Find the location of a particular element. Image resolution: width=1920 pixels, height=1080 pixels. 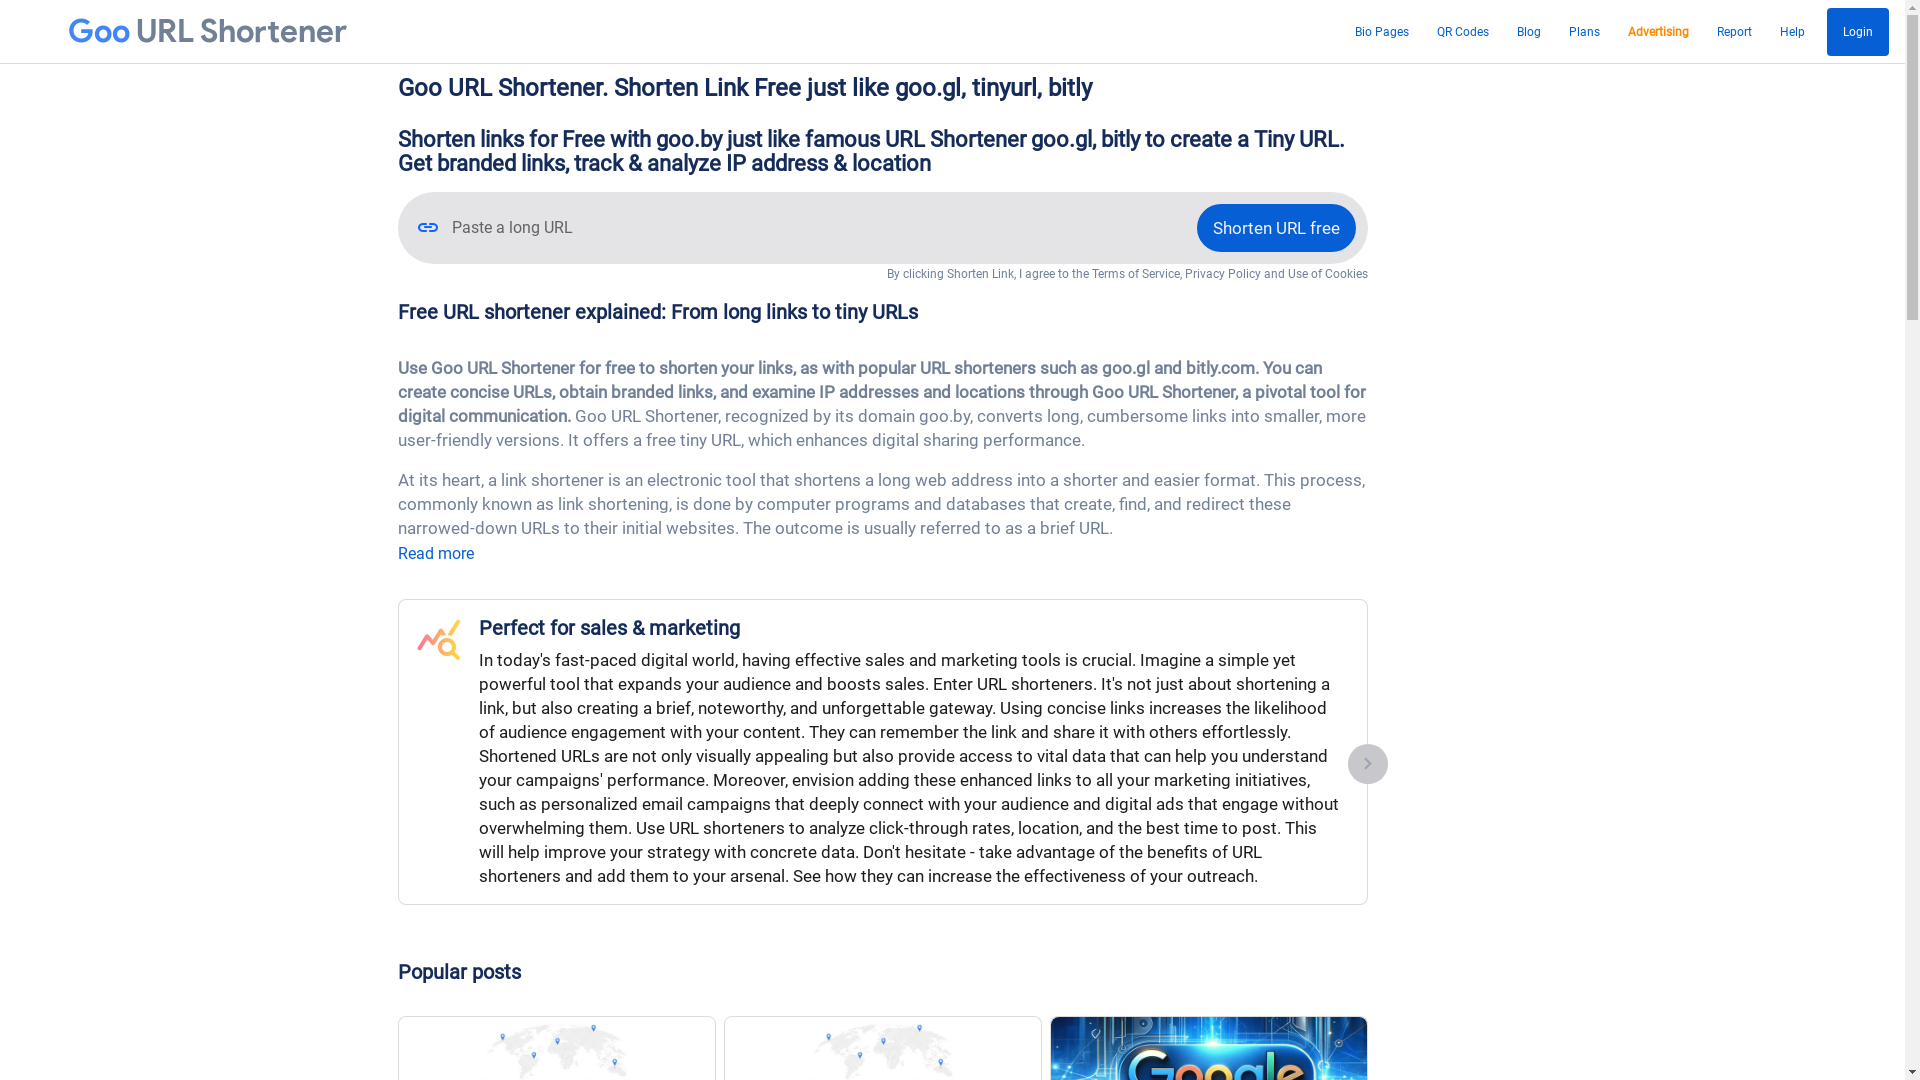

'Plans' is located at coordinates (1583, 31).